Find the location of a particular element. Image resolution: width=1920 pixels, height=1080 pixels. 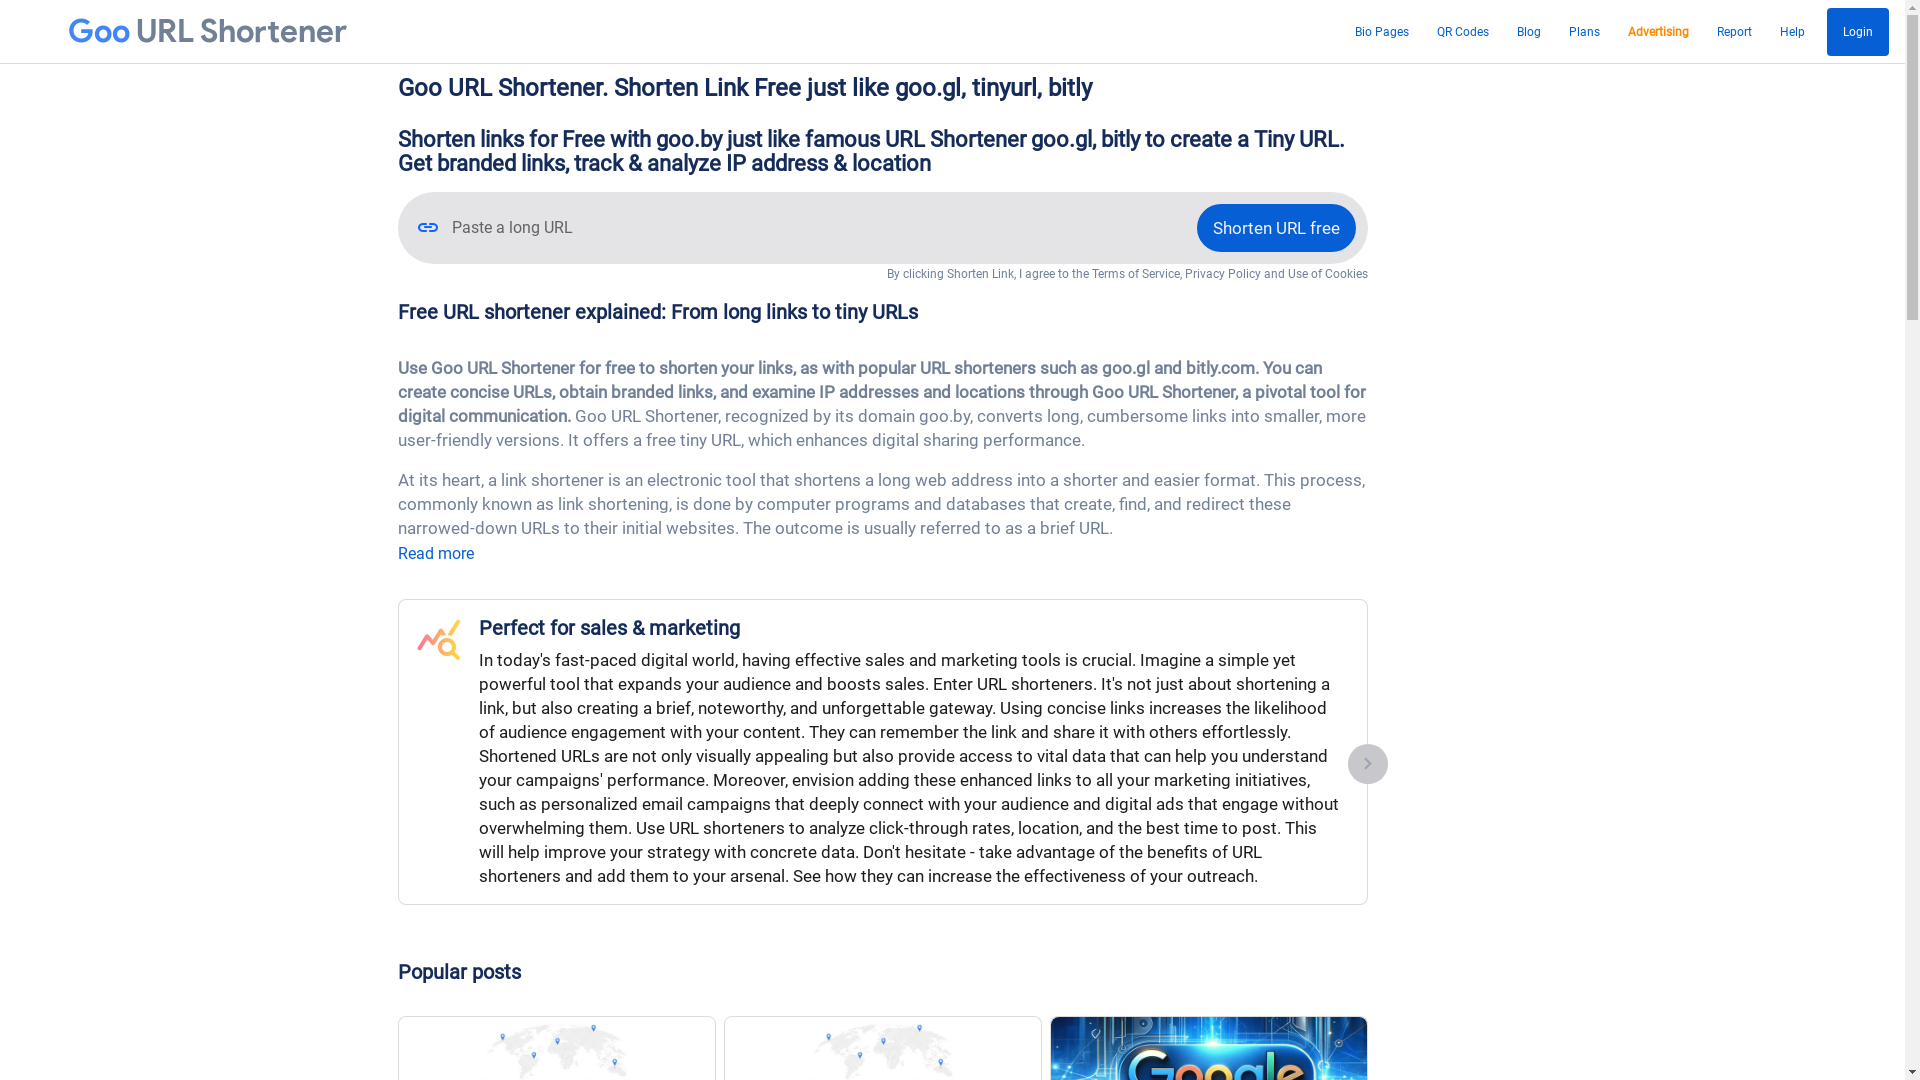

'Plans' is located at coordinates (1583, 31).